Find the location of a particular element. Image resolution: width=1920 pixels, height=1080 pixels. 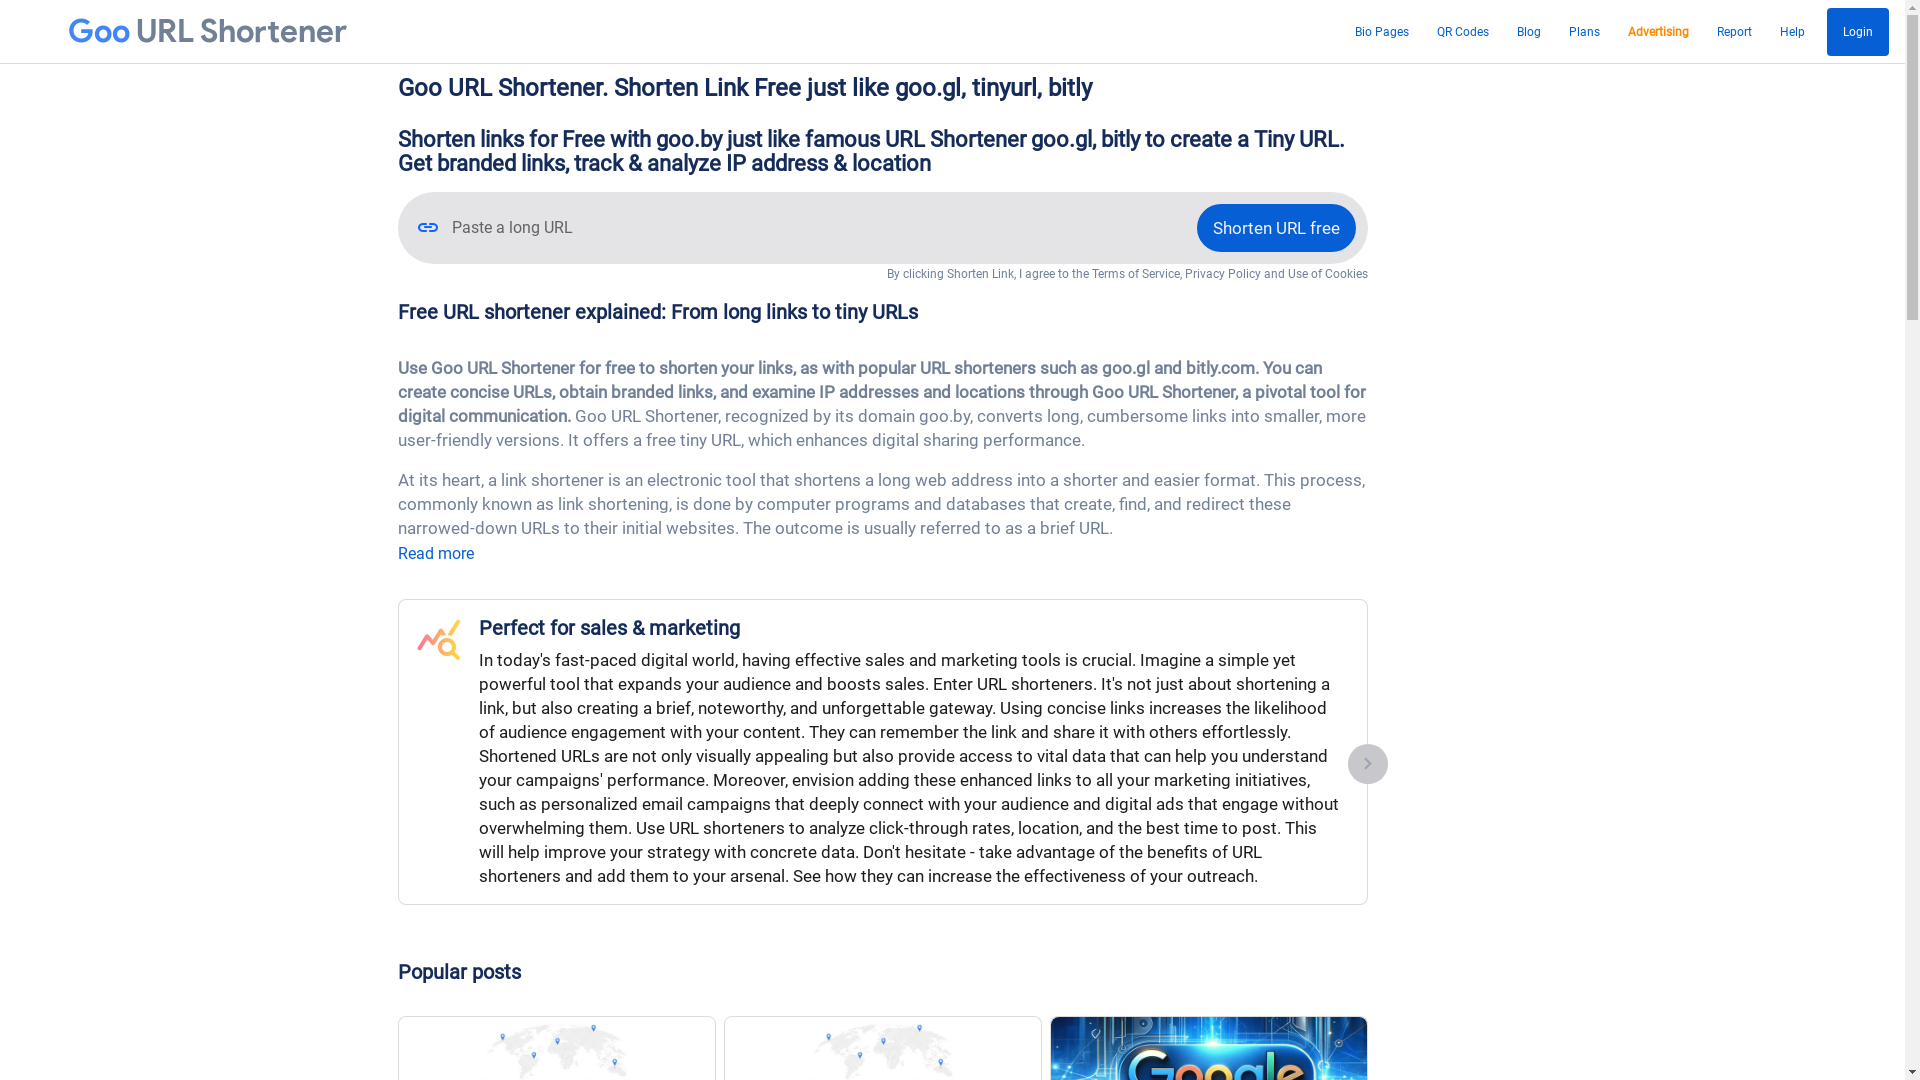

'Plans' is located at coordinates (1583, 31).